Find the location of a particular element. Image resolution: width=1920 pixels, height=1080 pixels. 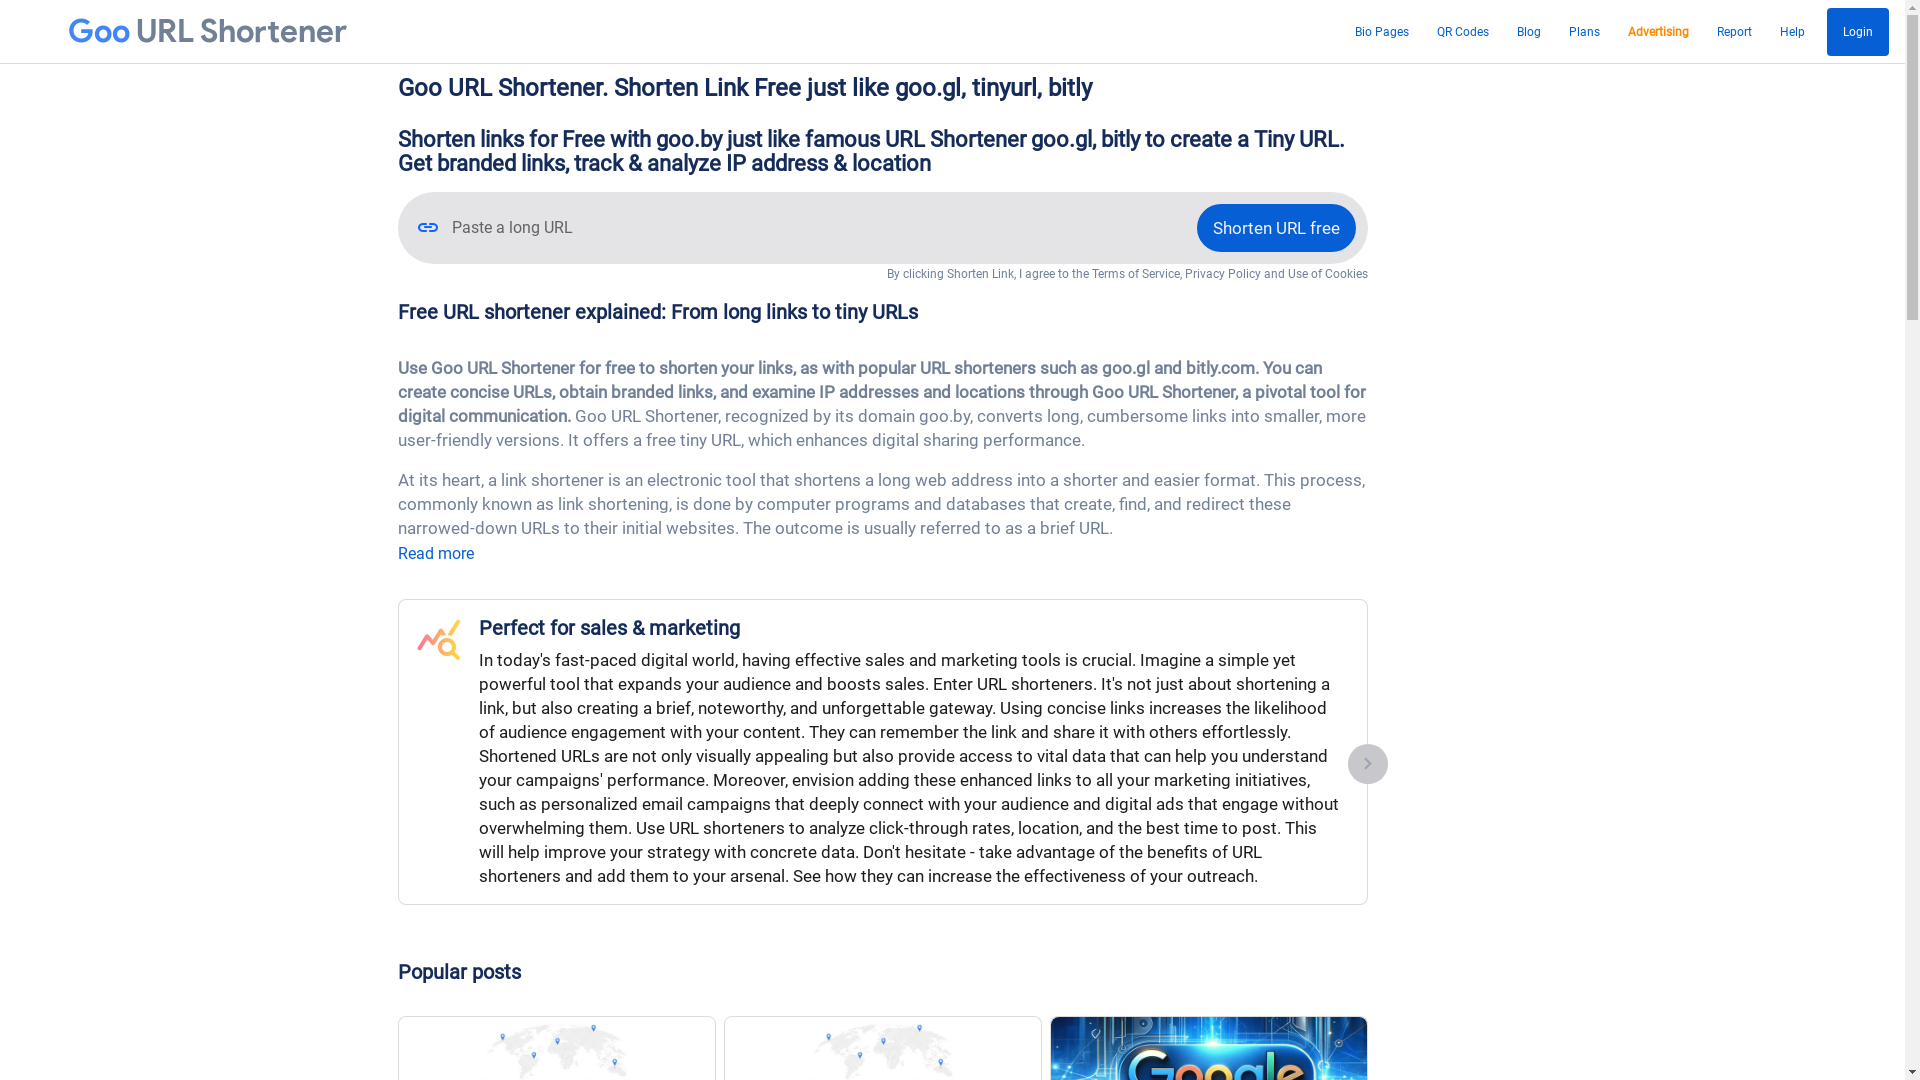

'Plans' is located at coordinates (1583, 31).